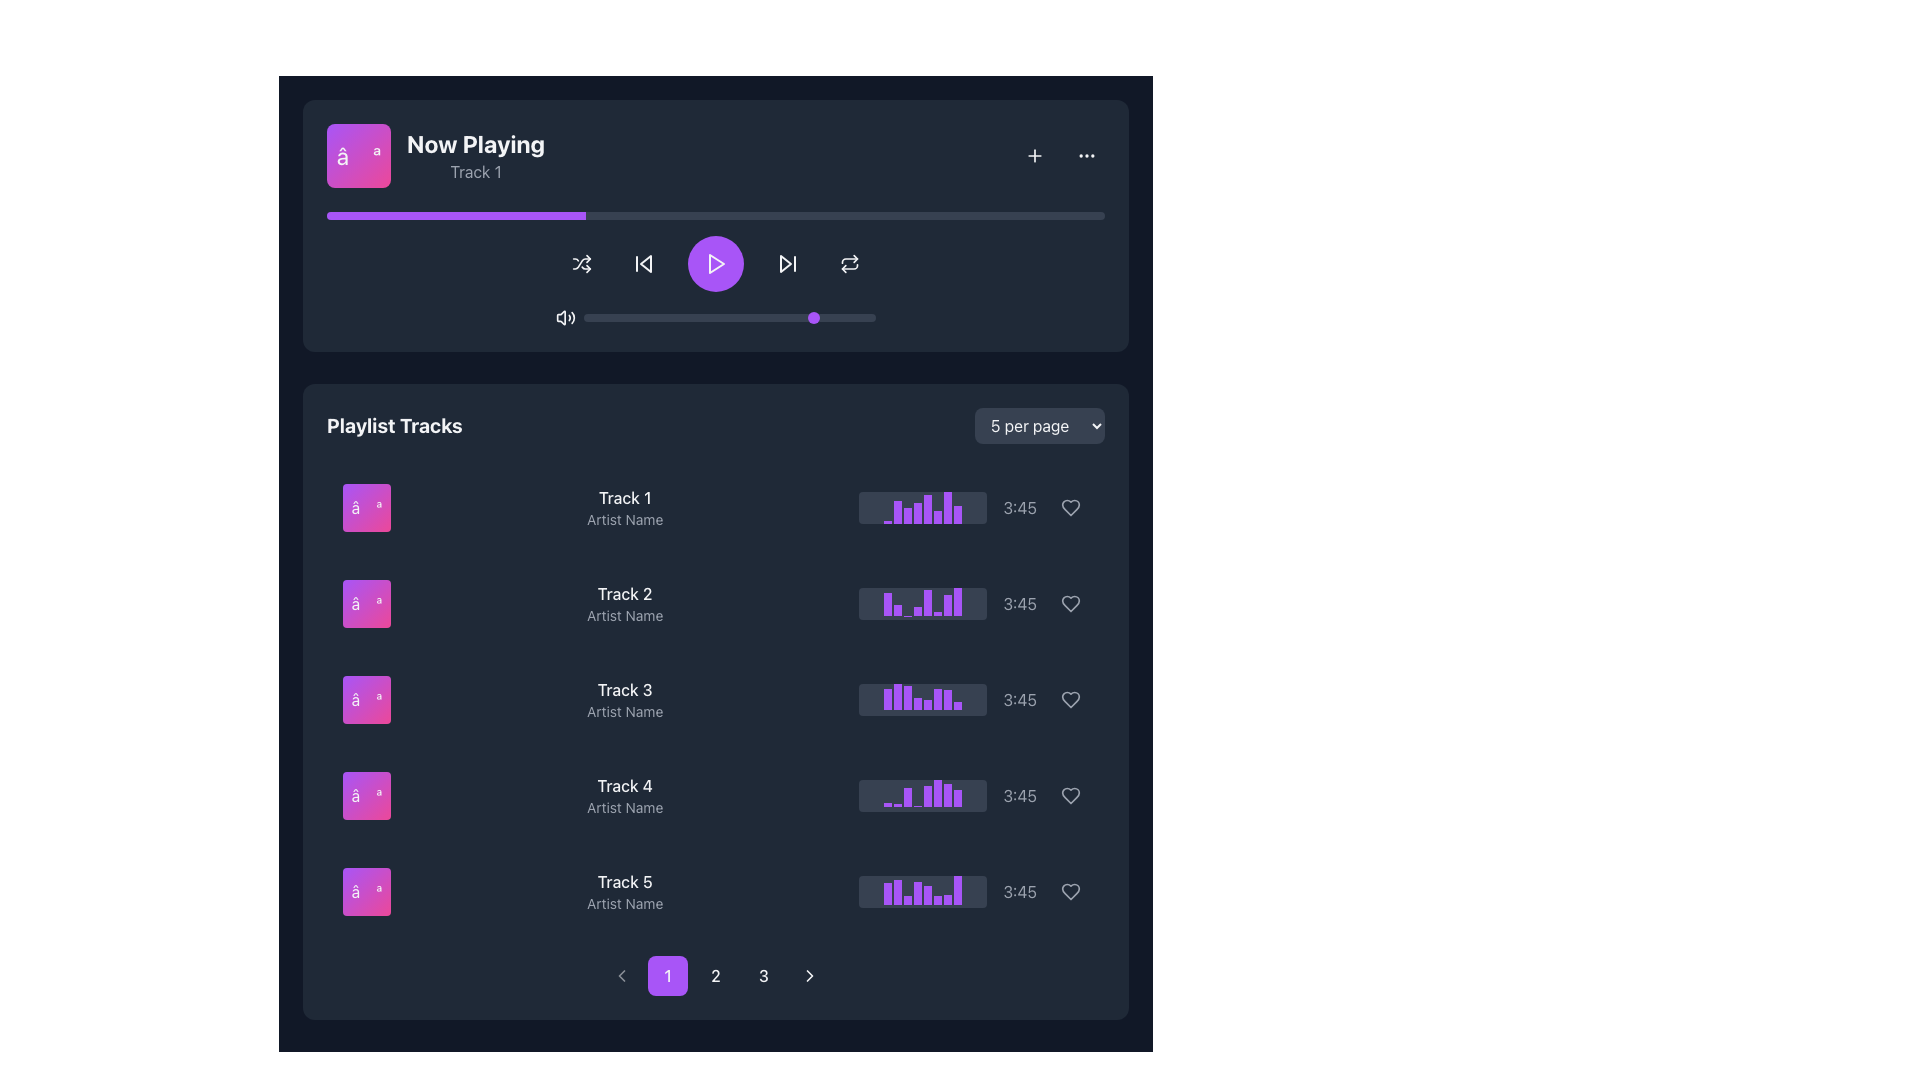  I want to click on the heart icon located next to the duration information in the 'Playlist Tracks' section for 'Track 2' to receive visual feedback, so click(1069, 603).